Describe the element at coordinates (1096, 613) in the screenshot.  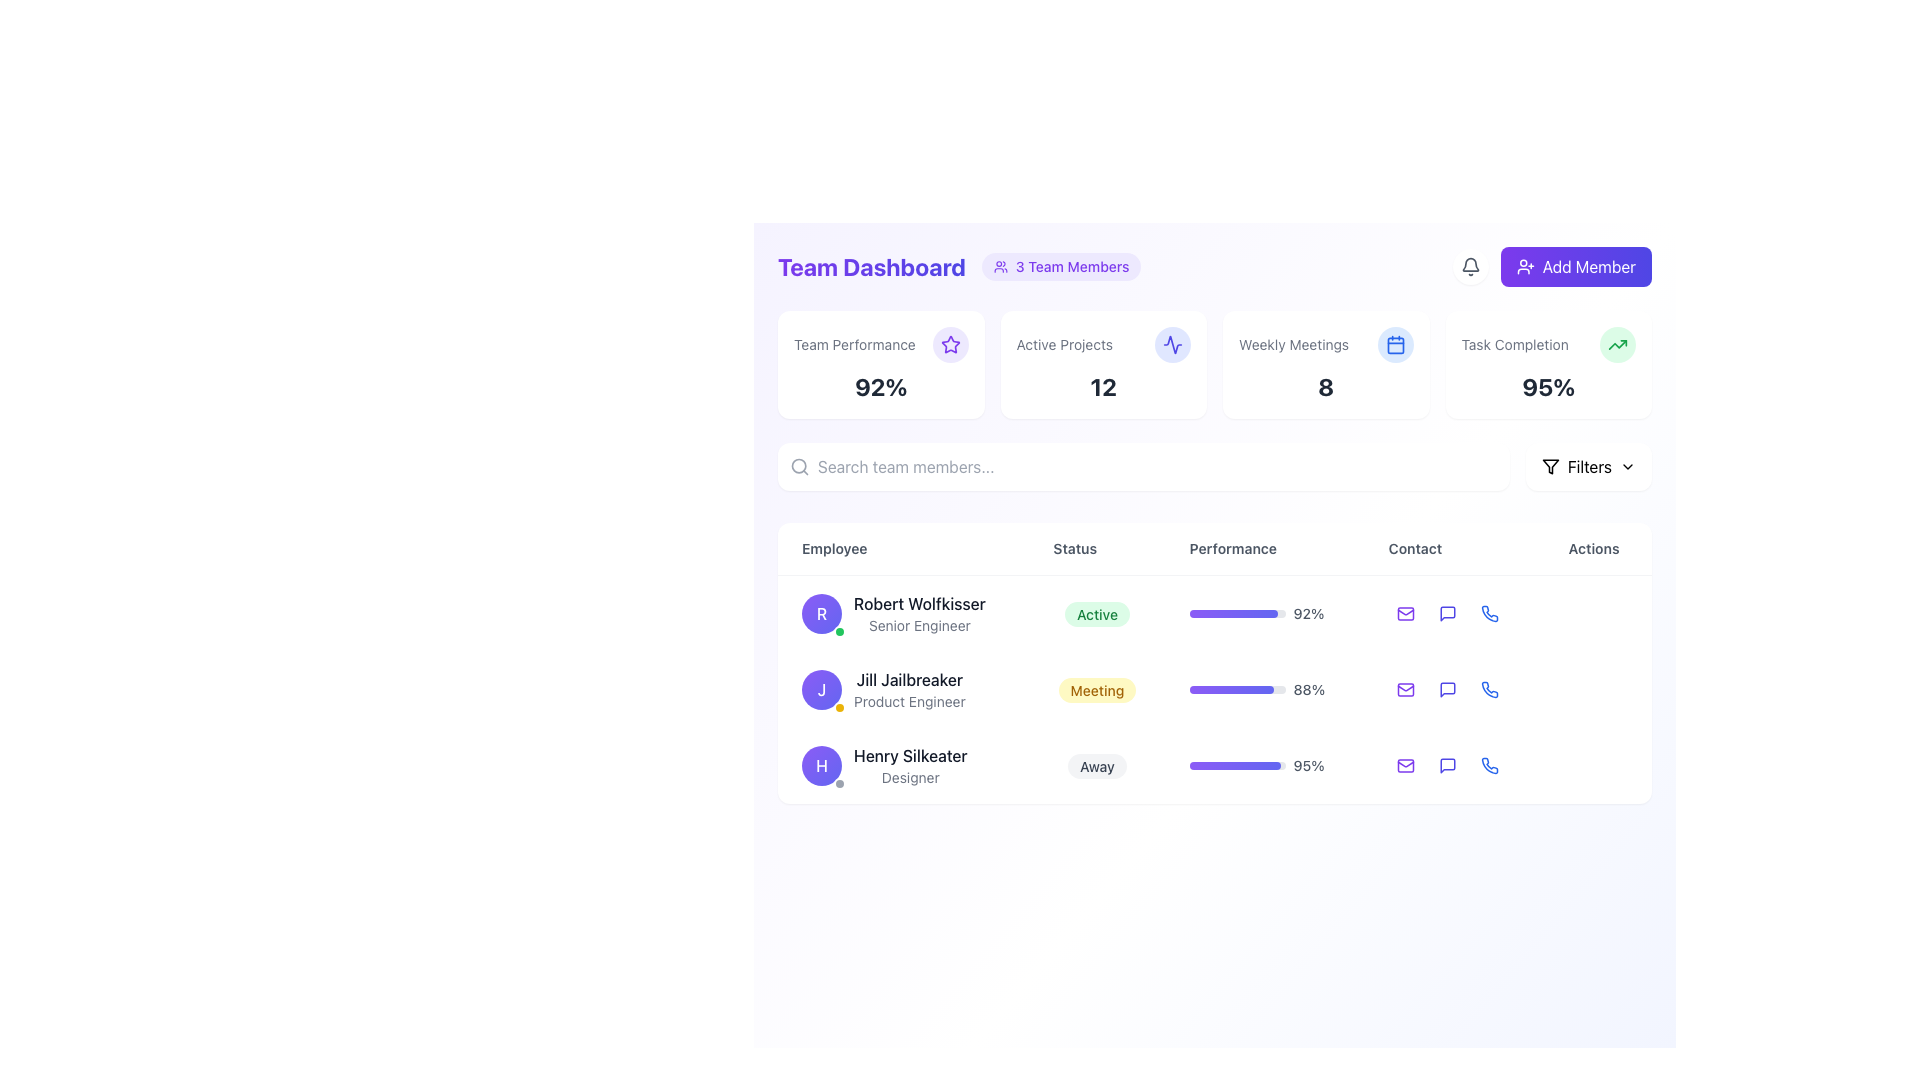
I see `the 'Active' status label, which is a rounded pill-shaped element in green color, located in the 'Status' column of the Team Dashboard for Robert Wolfkisser` at that location.